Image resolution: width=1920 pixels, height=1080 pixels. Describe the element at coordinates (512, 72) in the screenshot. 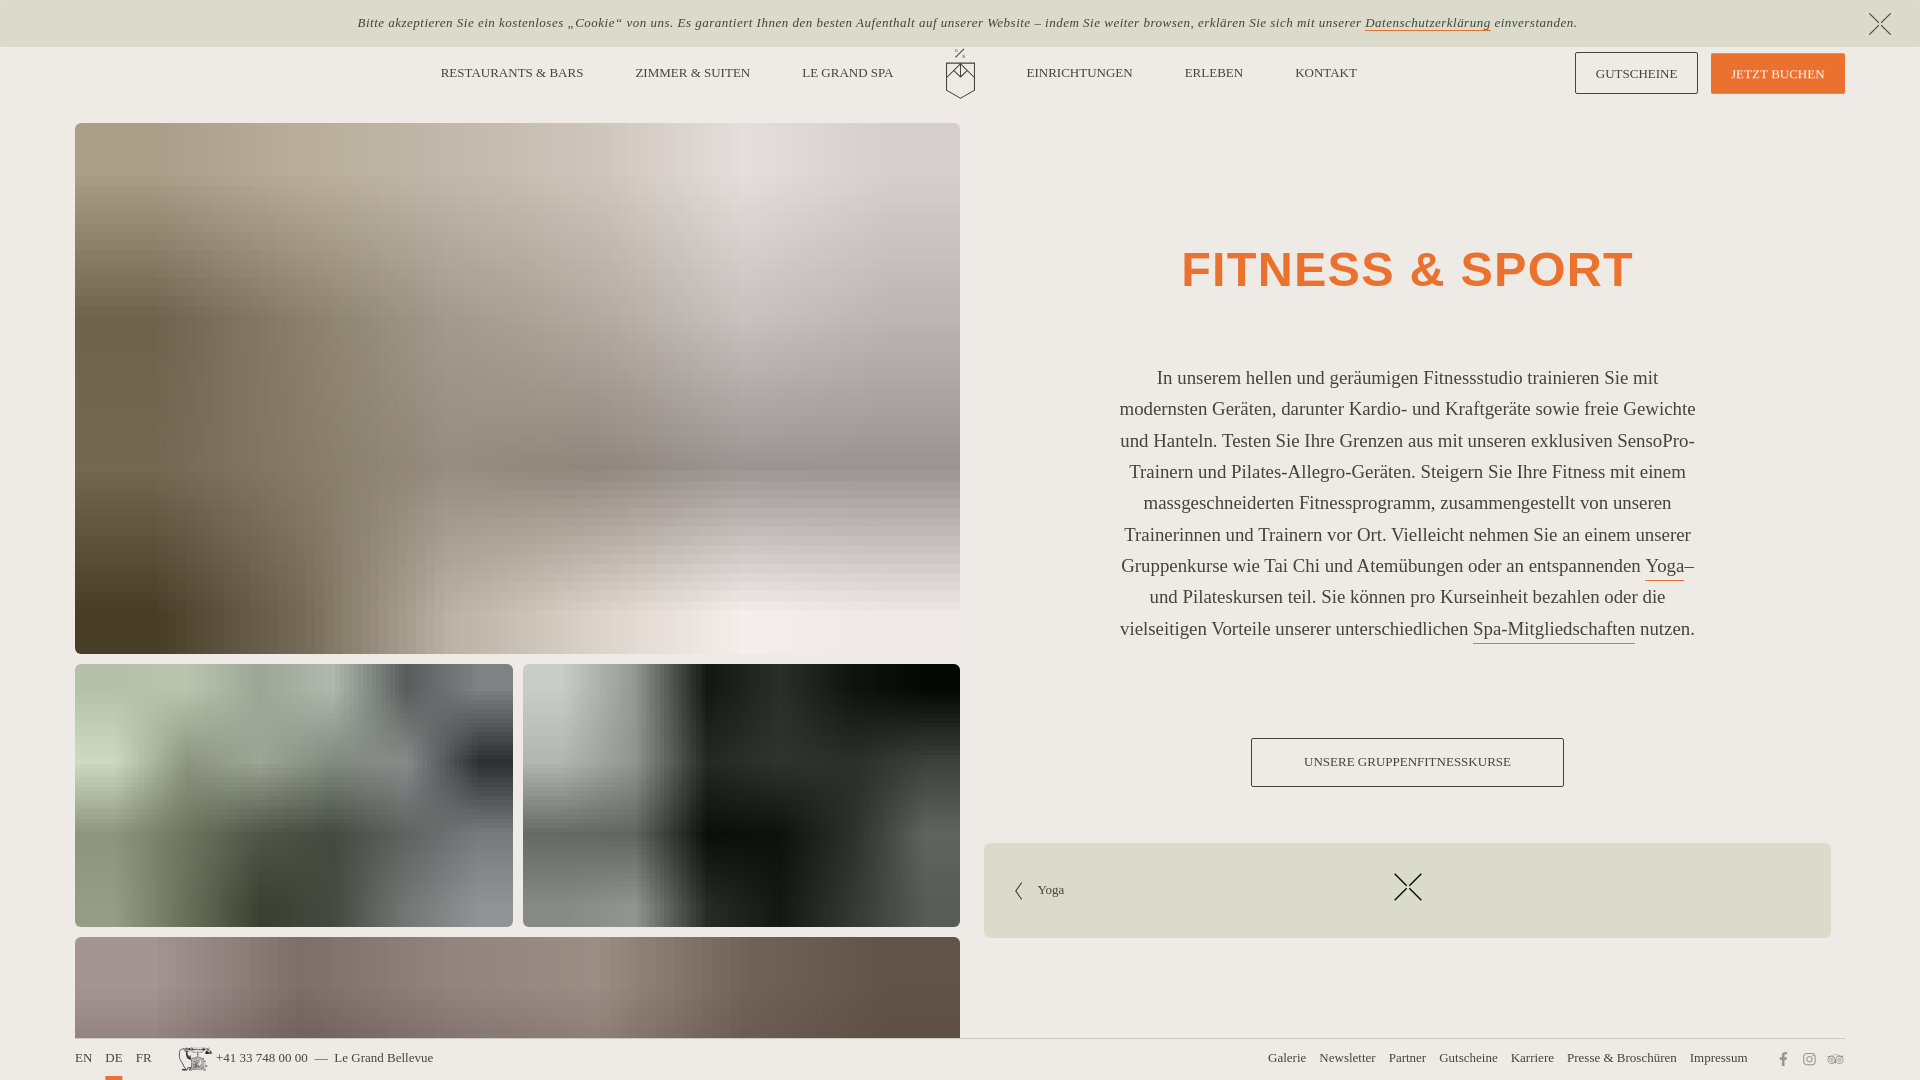

I see `'RESTAURANTS & BARS'` at that location.